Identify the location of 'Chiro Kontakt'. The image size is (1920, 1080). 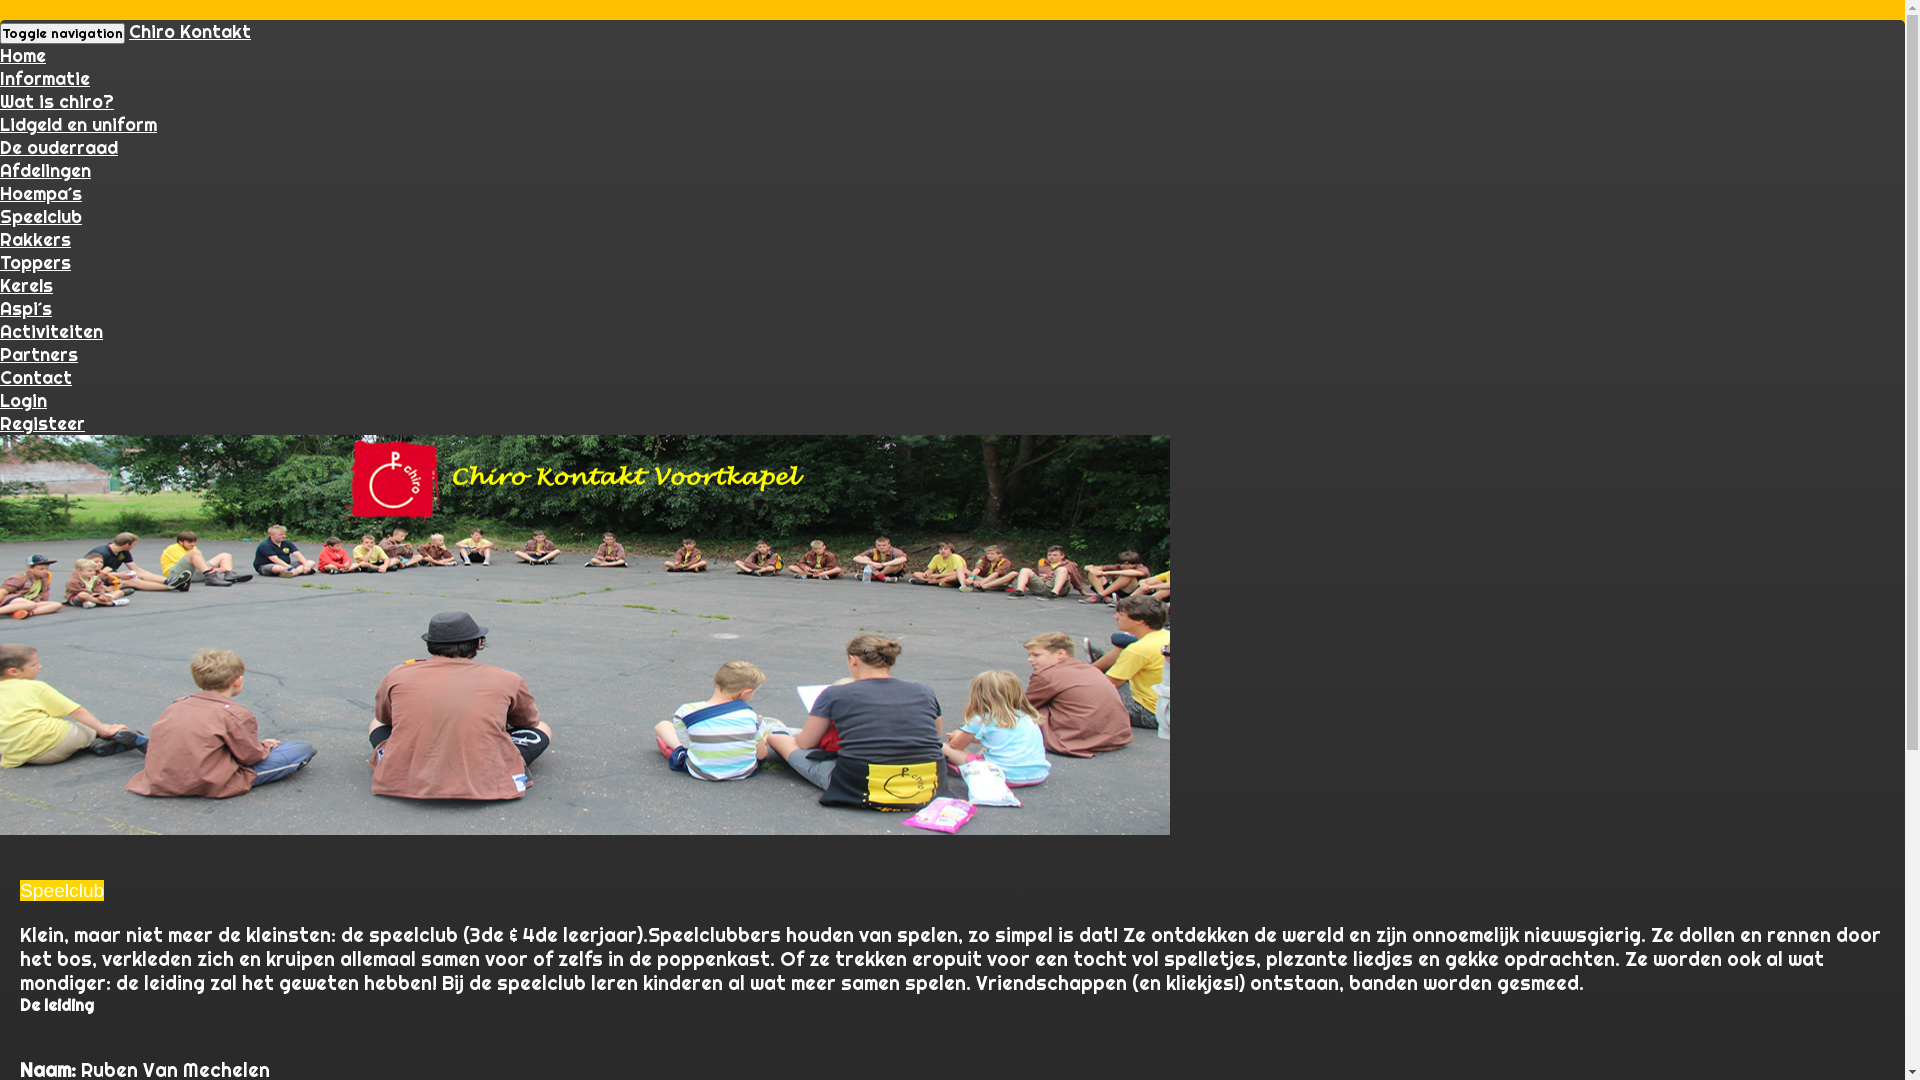
(128, 31).